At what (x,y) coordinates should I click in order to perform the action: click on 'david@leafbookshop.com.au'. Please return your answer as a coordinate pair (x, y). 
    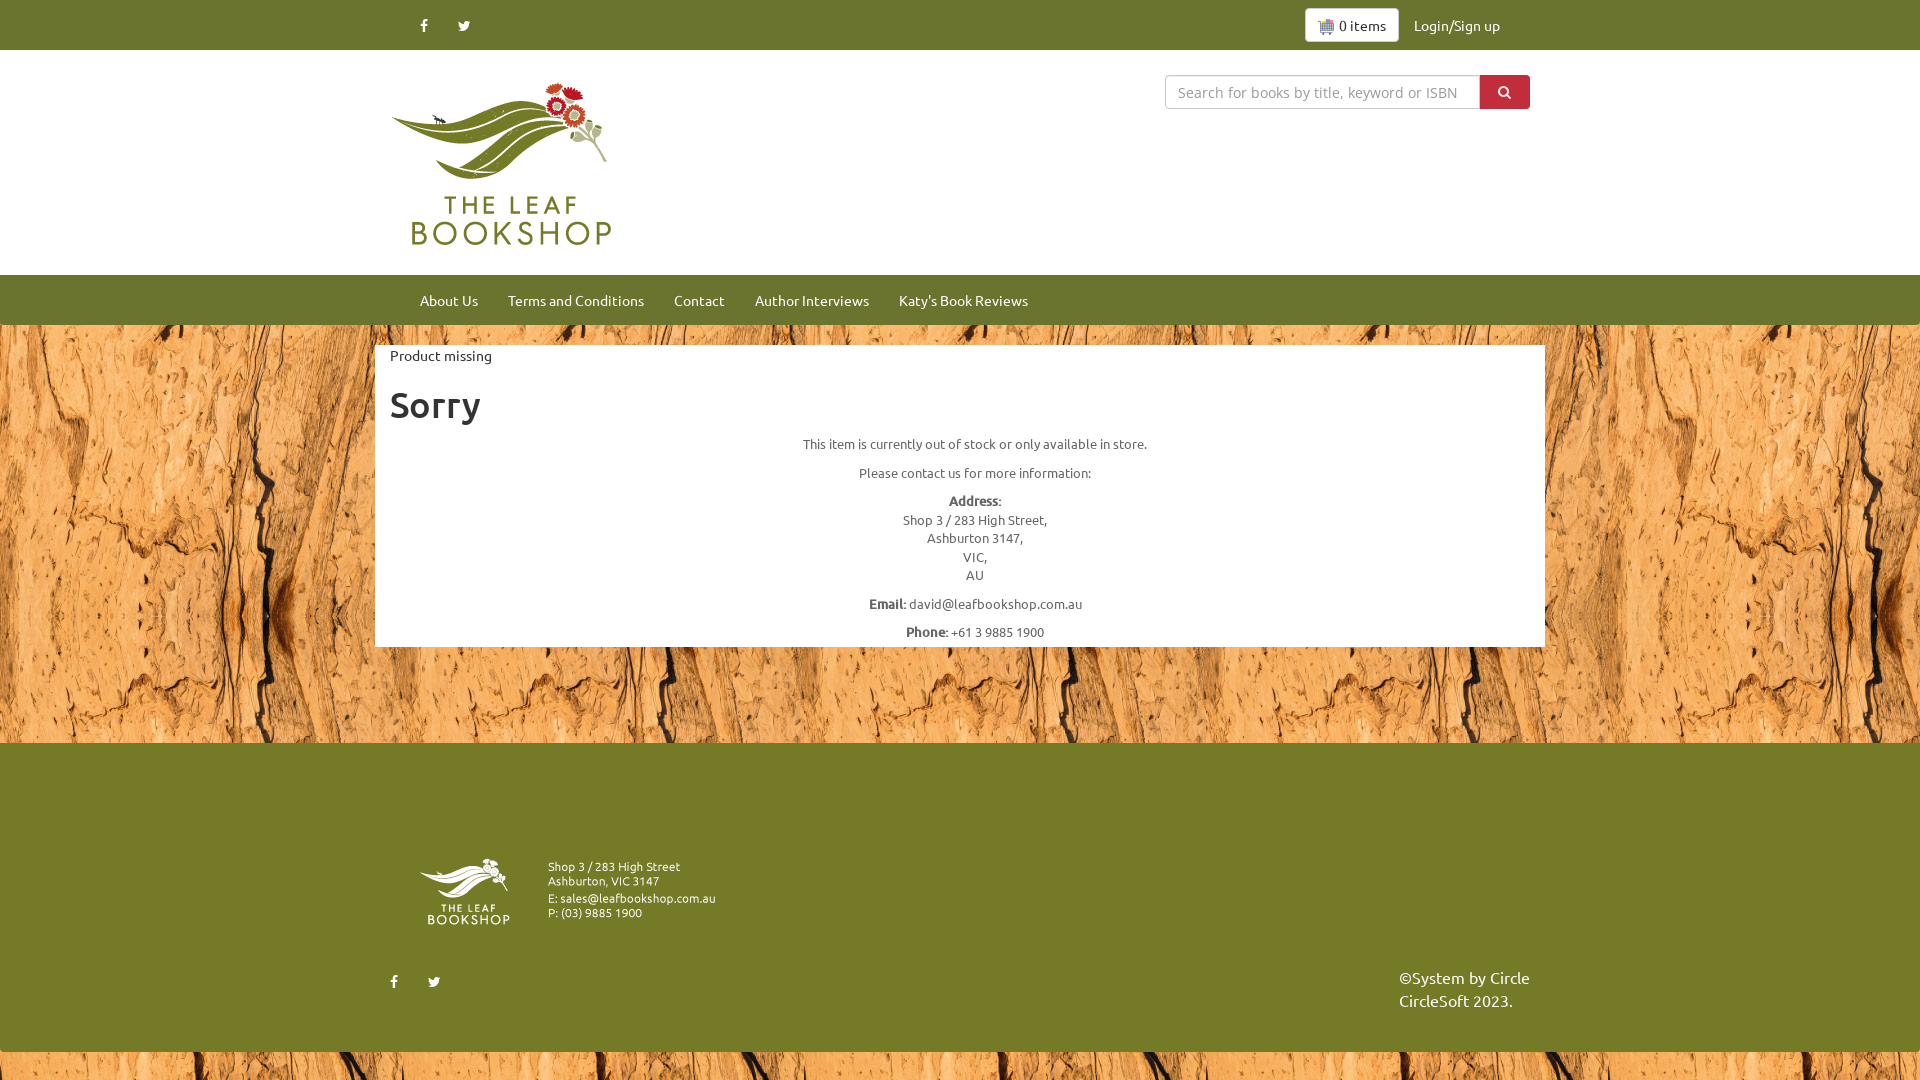
    Looking at the image, I should click on (906, 602).